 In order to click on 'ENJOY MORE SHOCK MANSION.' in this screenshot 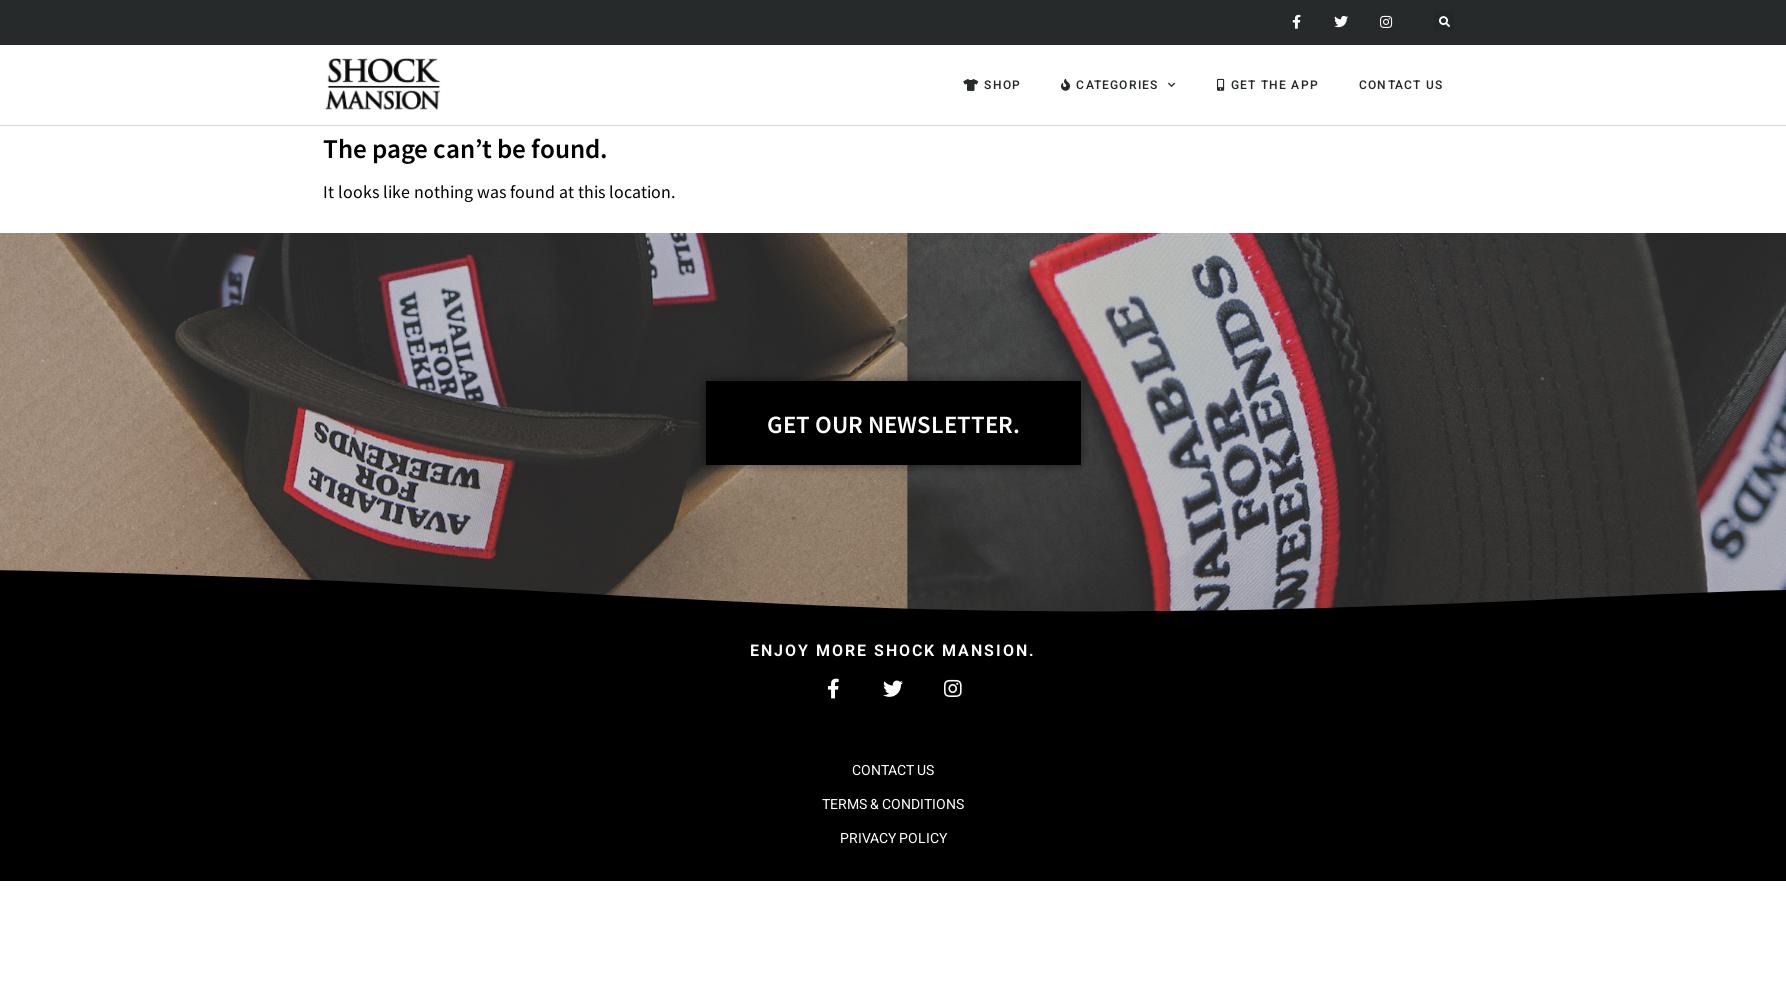, I will do `click(748, 650)`.